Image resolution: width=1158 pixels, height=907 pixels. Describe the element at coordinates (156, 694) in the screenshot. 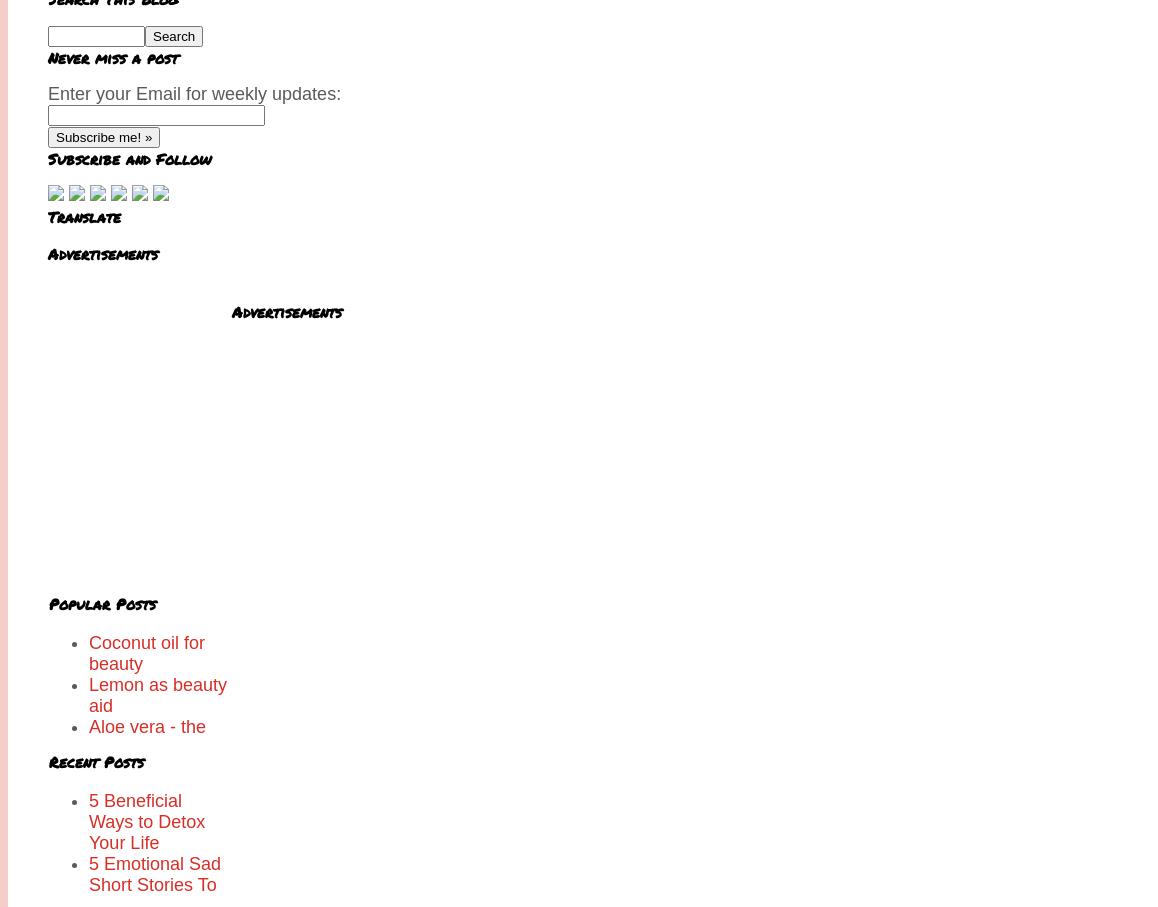

I see `'Lemon as beauty aid'` at that location.